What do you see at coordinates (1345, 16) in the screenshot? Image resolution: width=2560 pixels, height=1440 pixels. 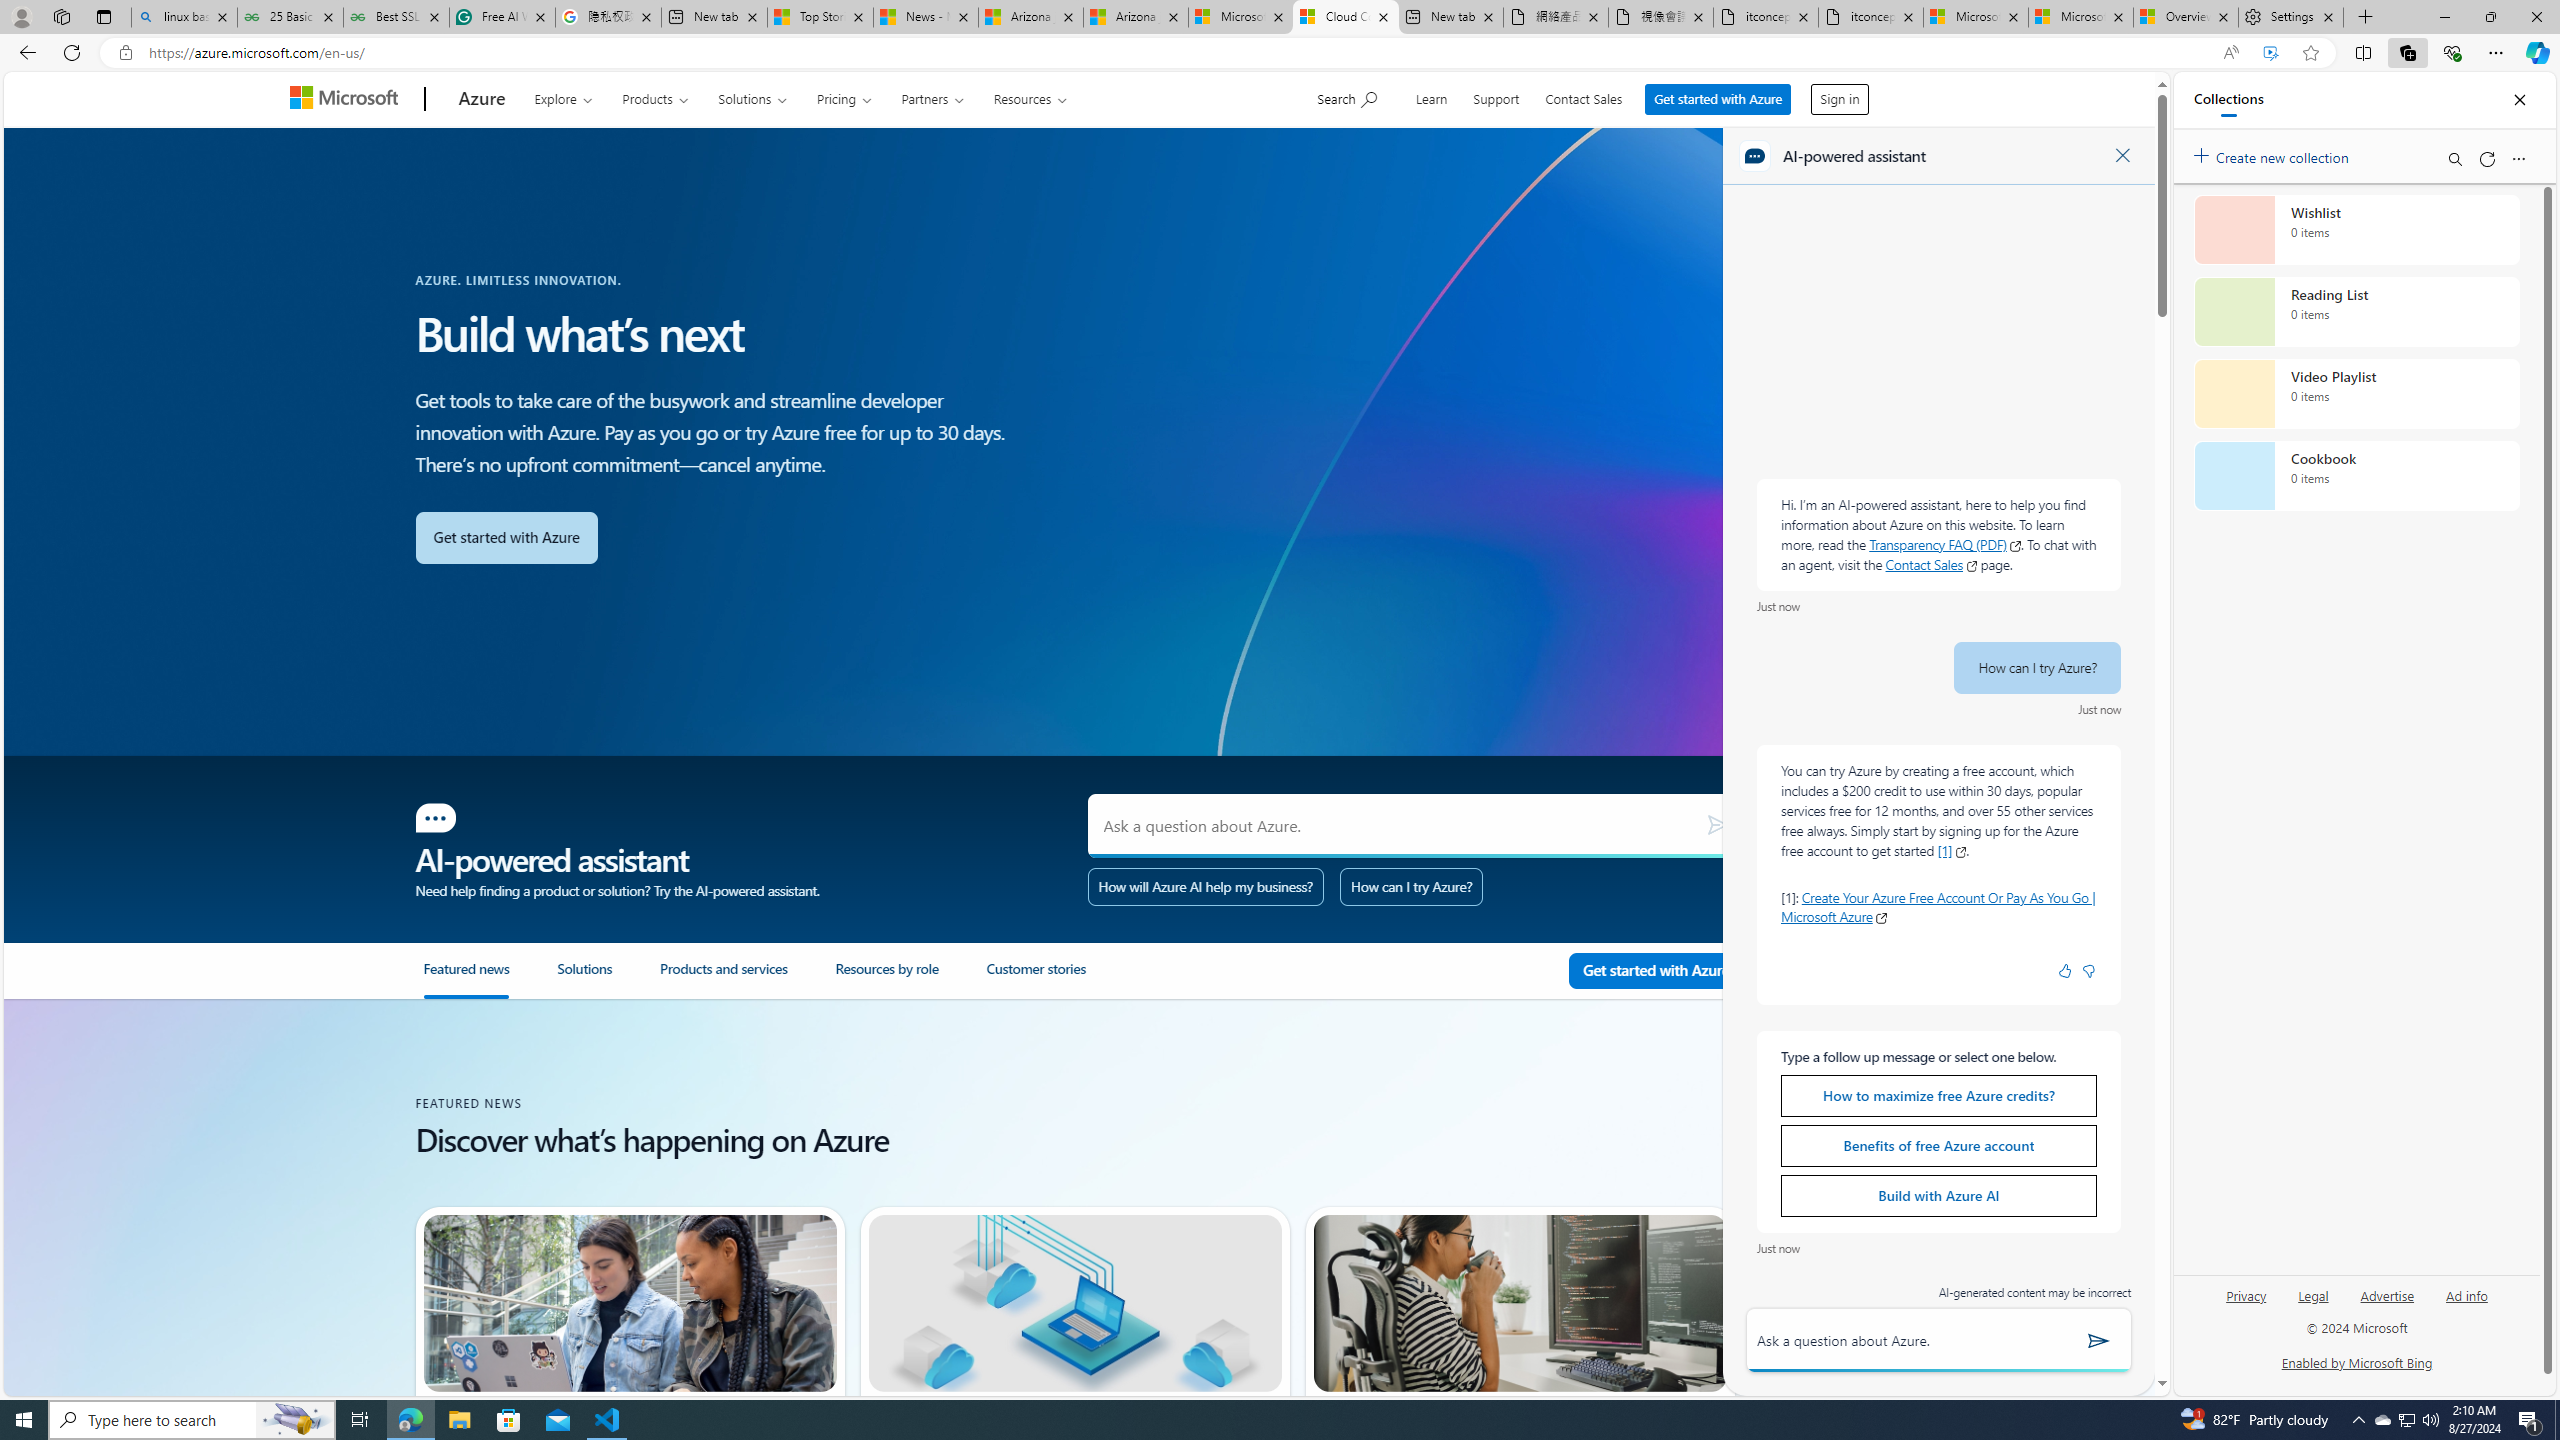 I see `'Cloud Computing Services | Microsoft Azure'` at bounding box center [1345, 16].